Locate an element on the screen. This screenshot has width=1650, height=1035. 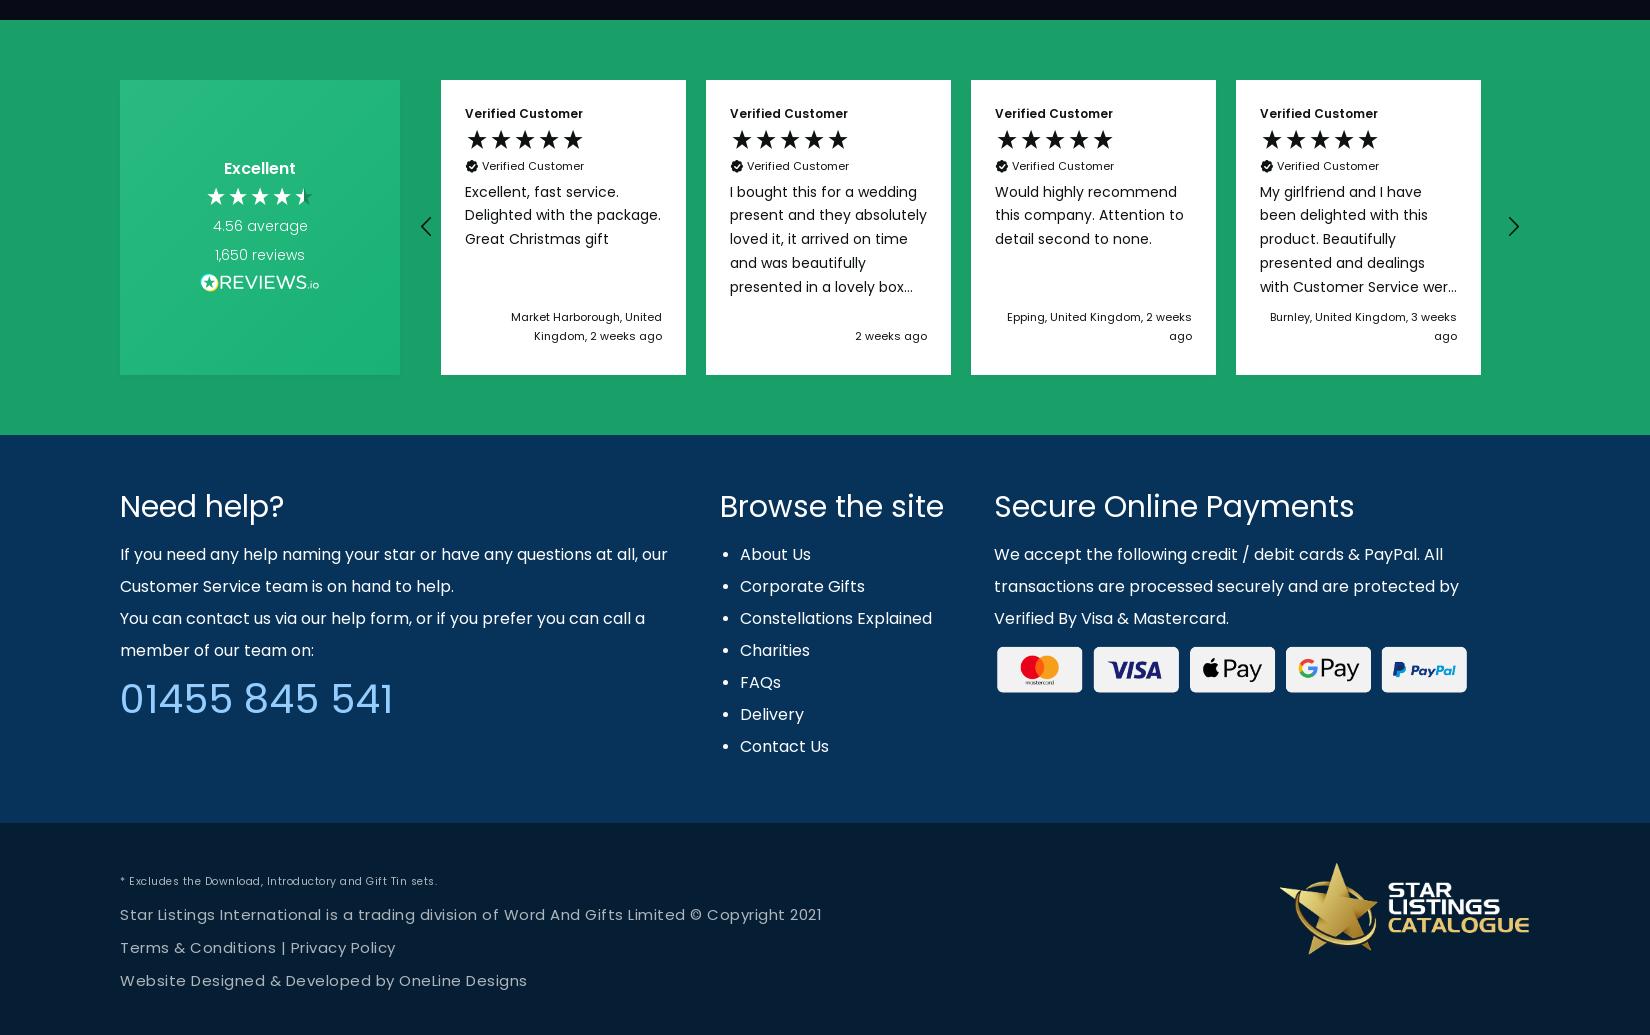
'Terms & Conditions' is located at coordinates (198, 945).